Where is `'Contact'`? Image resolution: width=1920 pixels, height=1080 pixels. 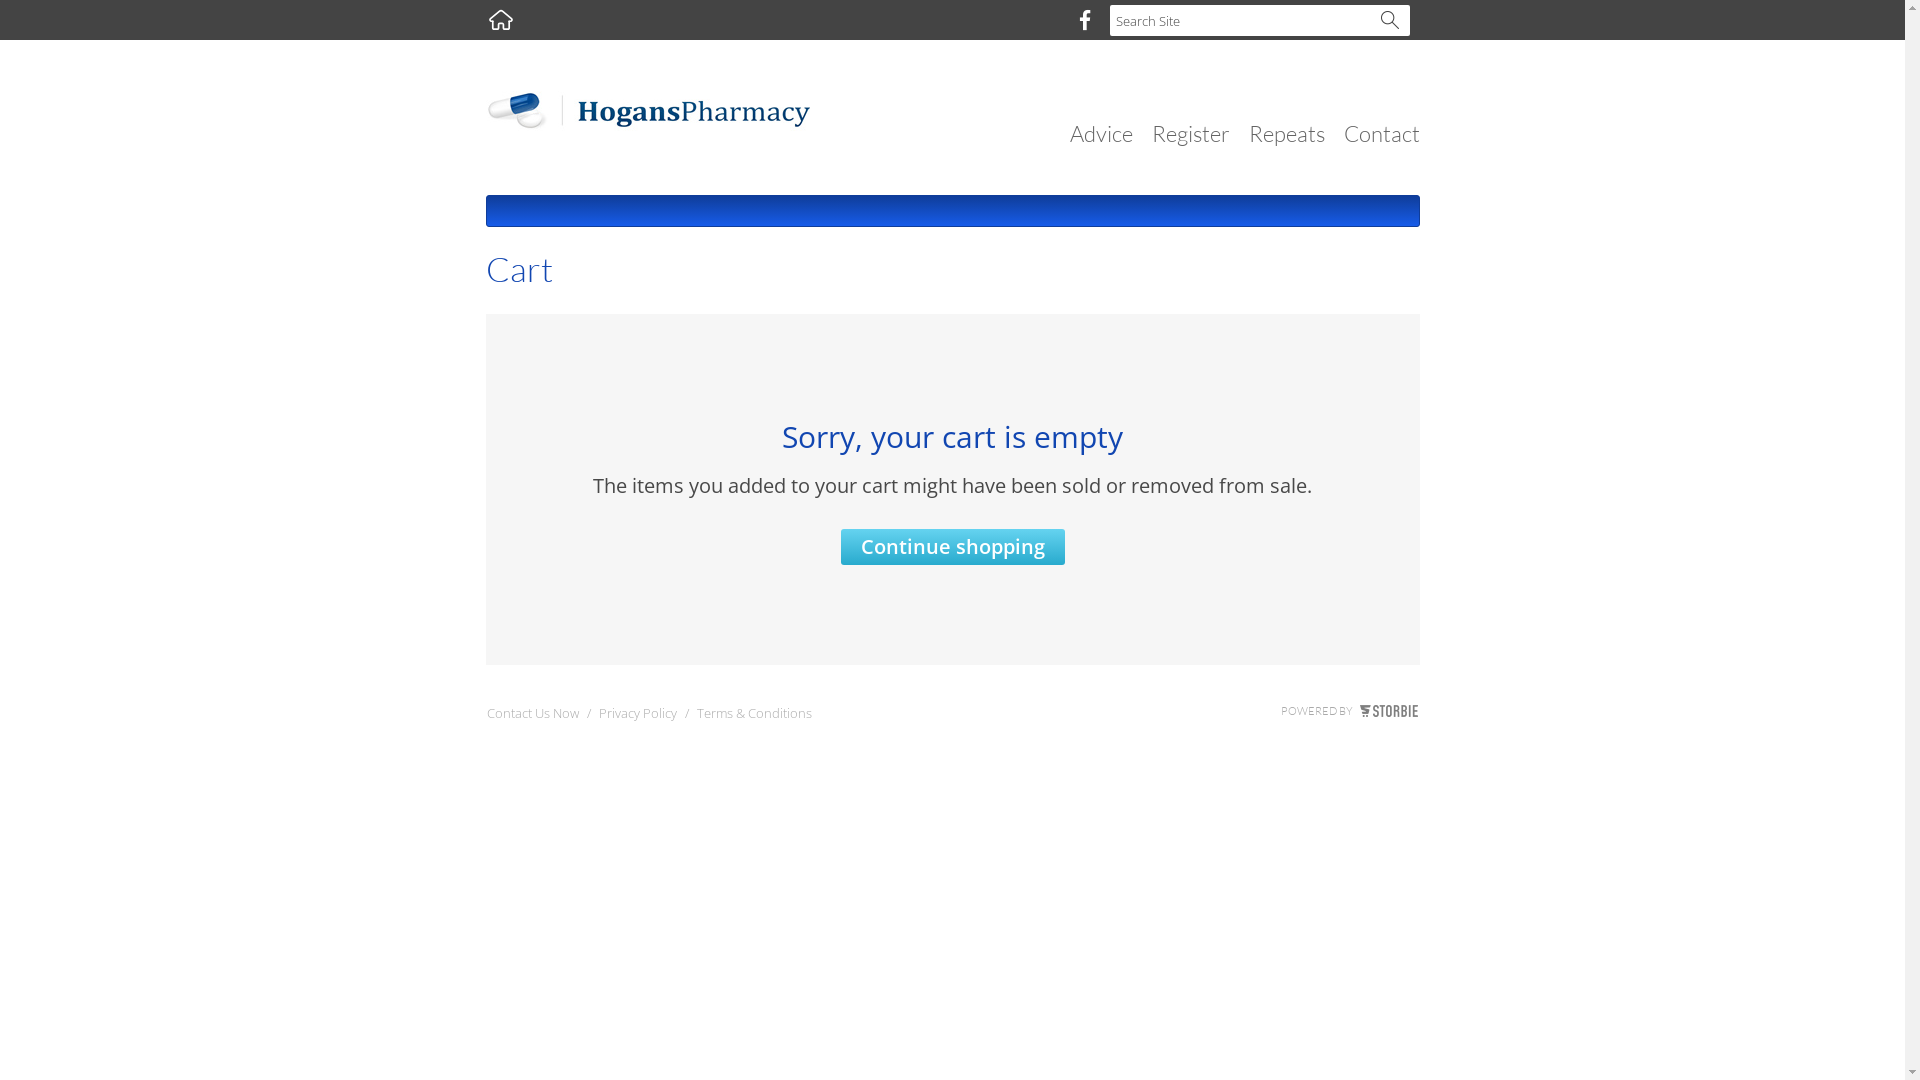
'Contact' is located at coordinates (1381, 133).